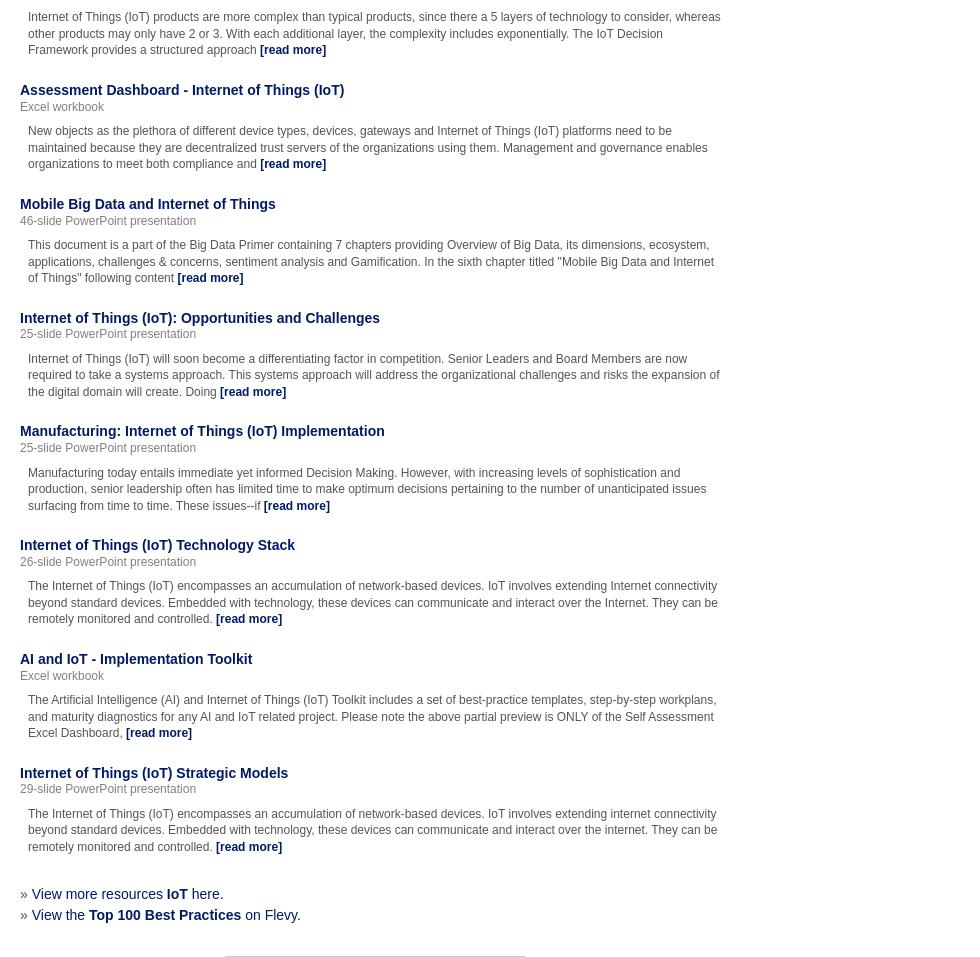 Image resolution: width=980 pixels, height=957 pixels. I want to click on 'This document is a part of the Big Data Primer containing 7 chapters providing Overview of Big Data, its dimensions, ecosystem, applications, challenges & concerns, sentiment analysis and Gamification.
In the sixth chapter titled "Mobile Big Data and Internet of Things" following content', so click(370, 260).